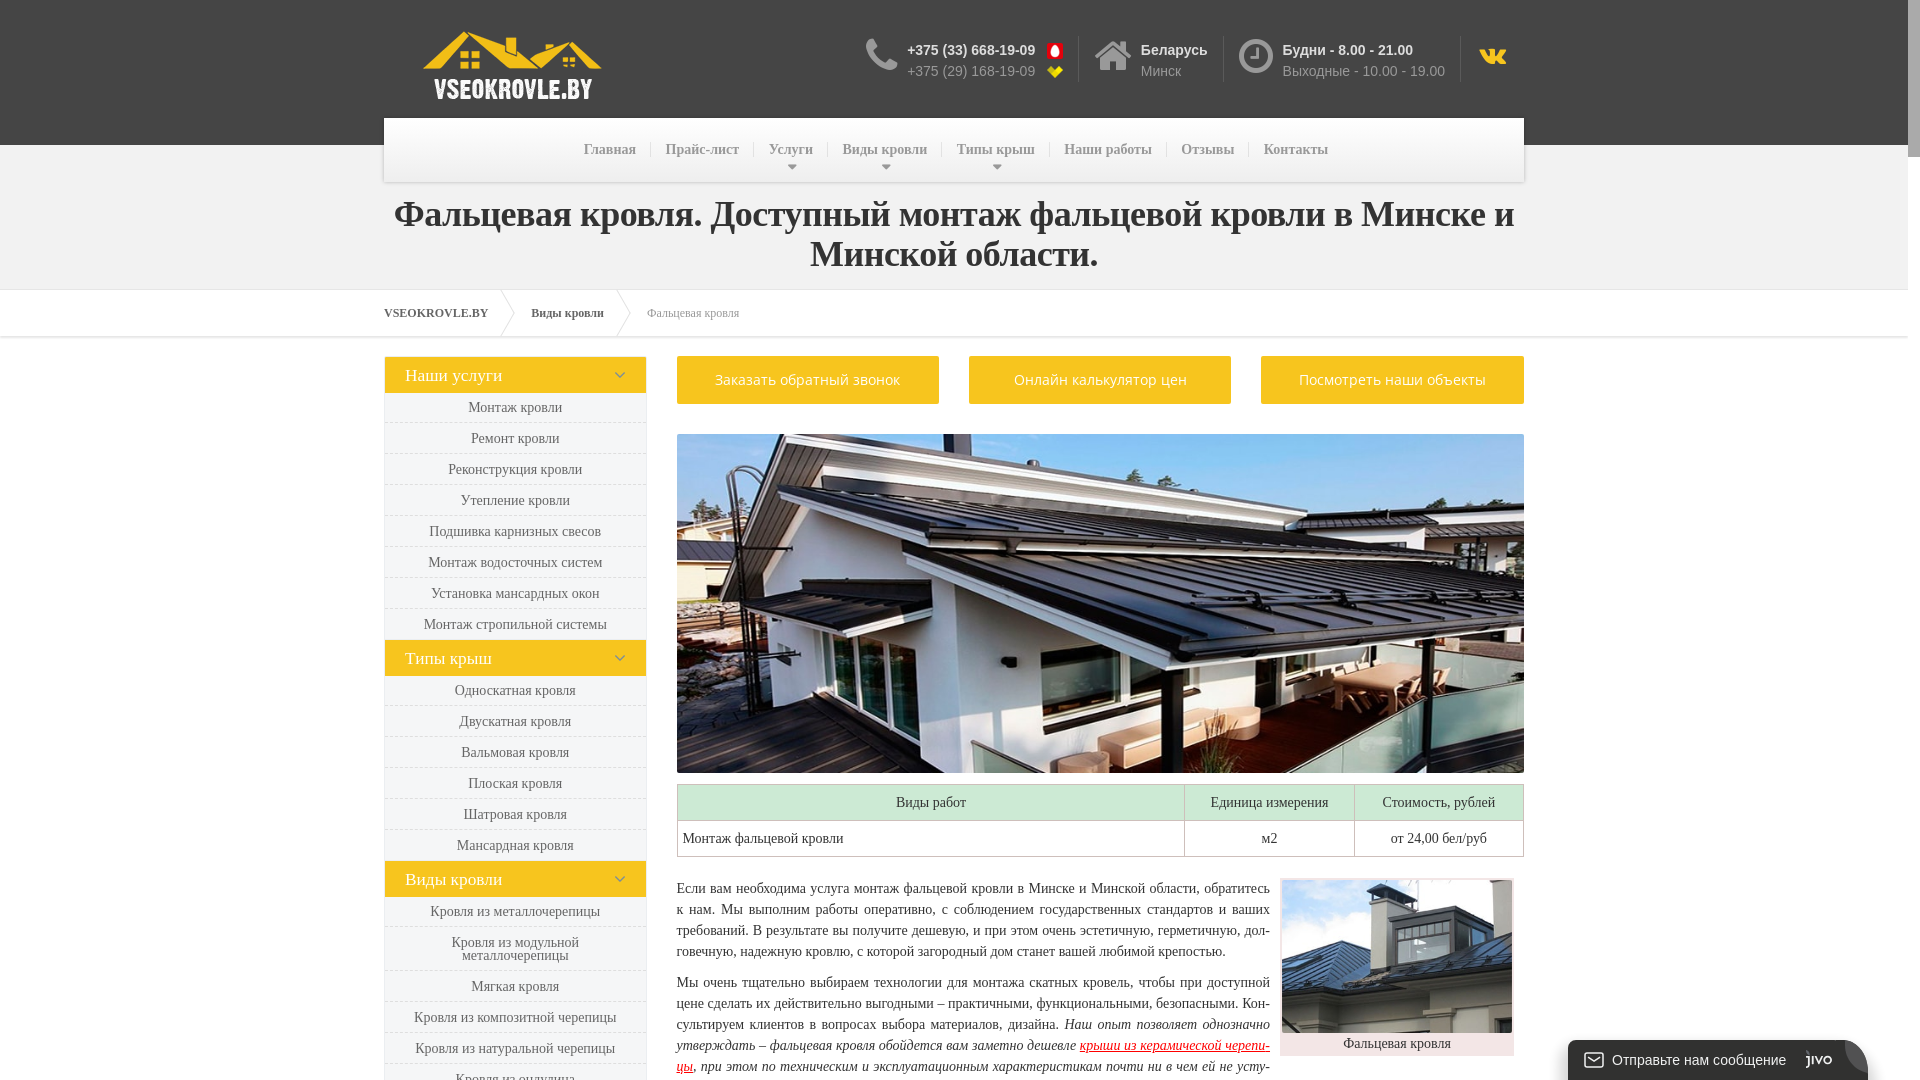 The image size is (1920, 1080). What do you see at coordinates (445, 312) in the screenshot?
I see `'VSEOKROVLE.BY'` at bounding box center [445, 312].